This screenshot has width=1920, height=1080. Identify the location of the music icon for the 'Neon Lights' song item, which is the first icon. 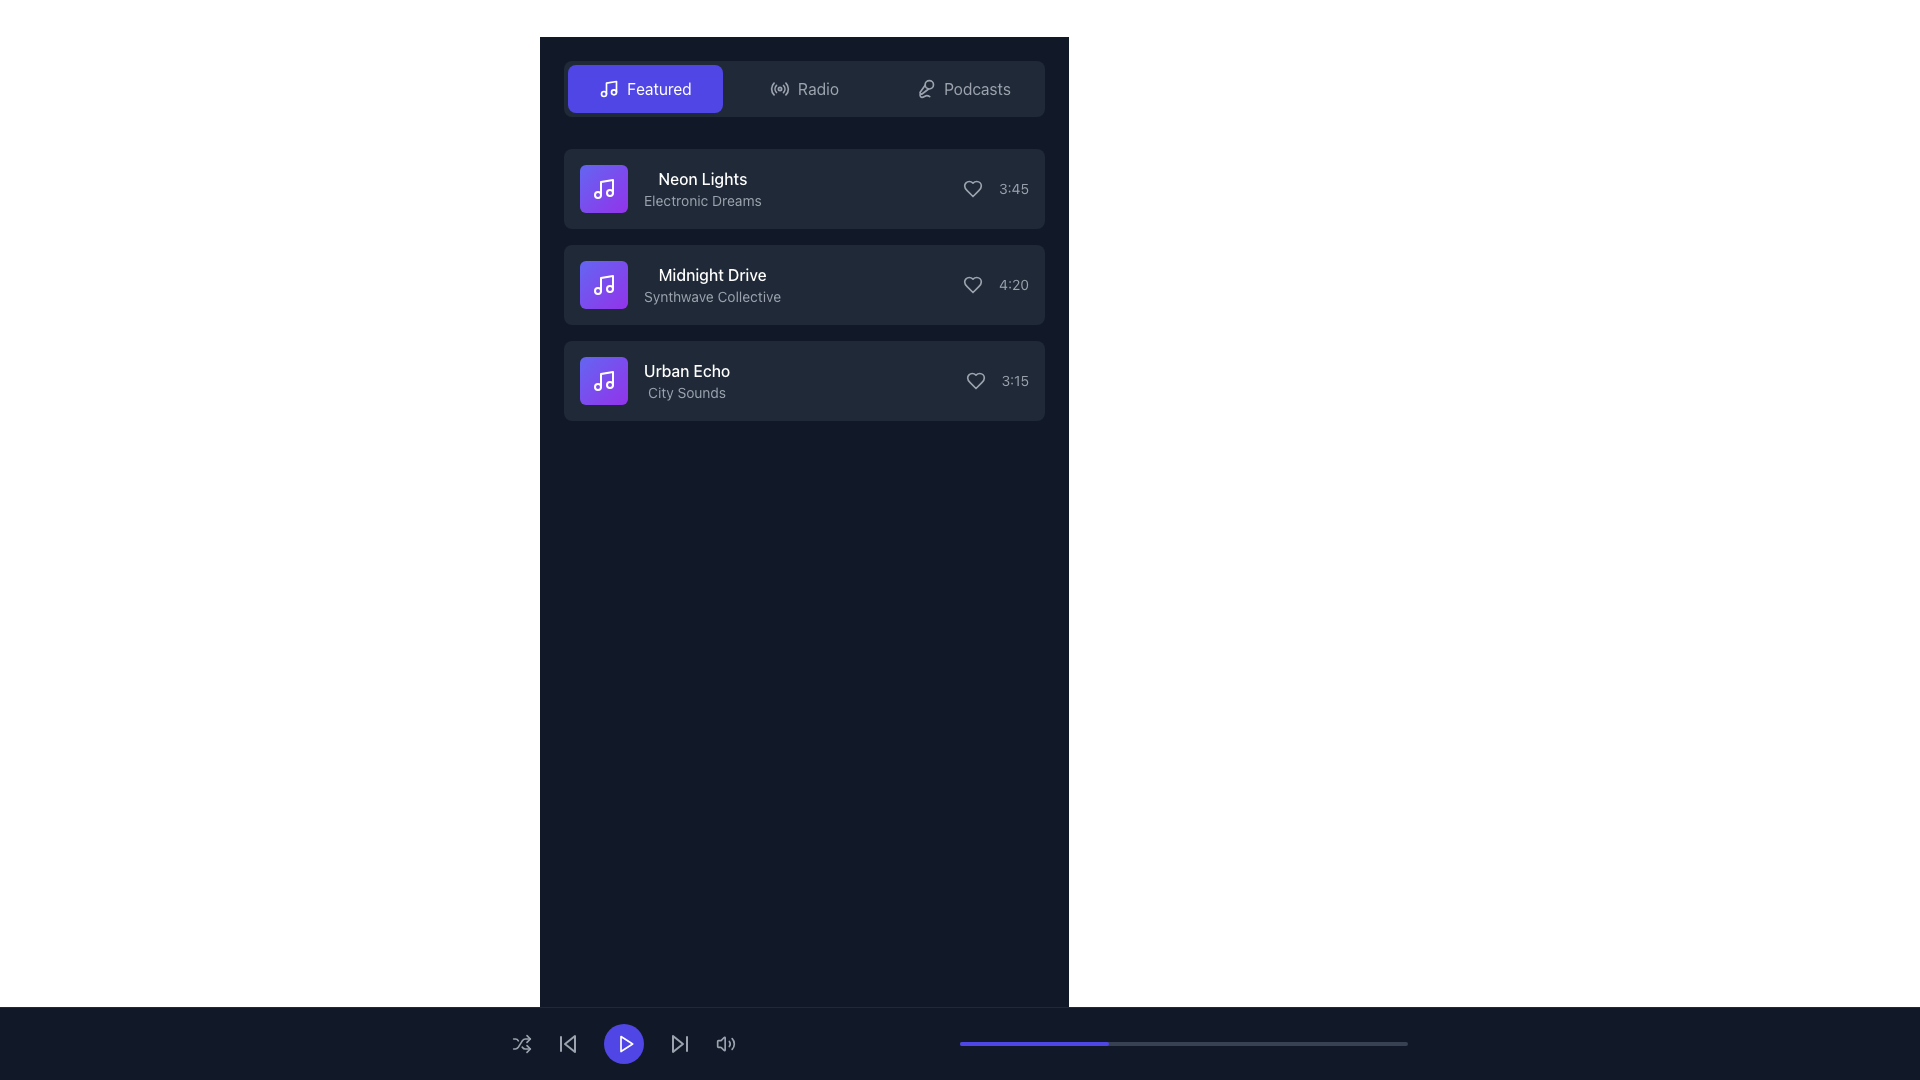
(603, 189).